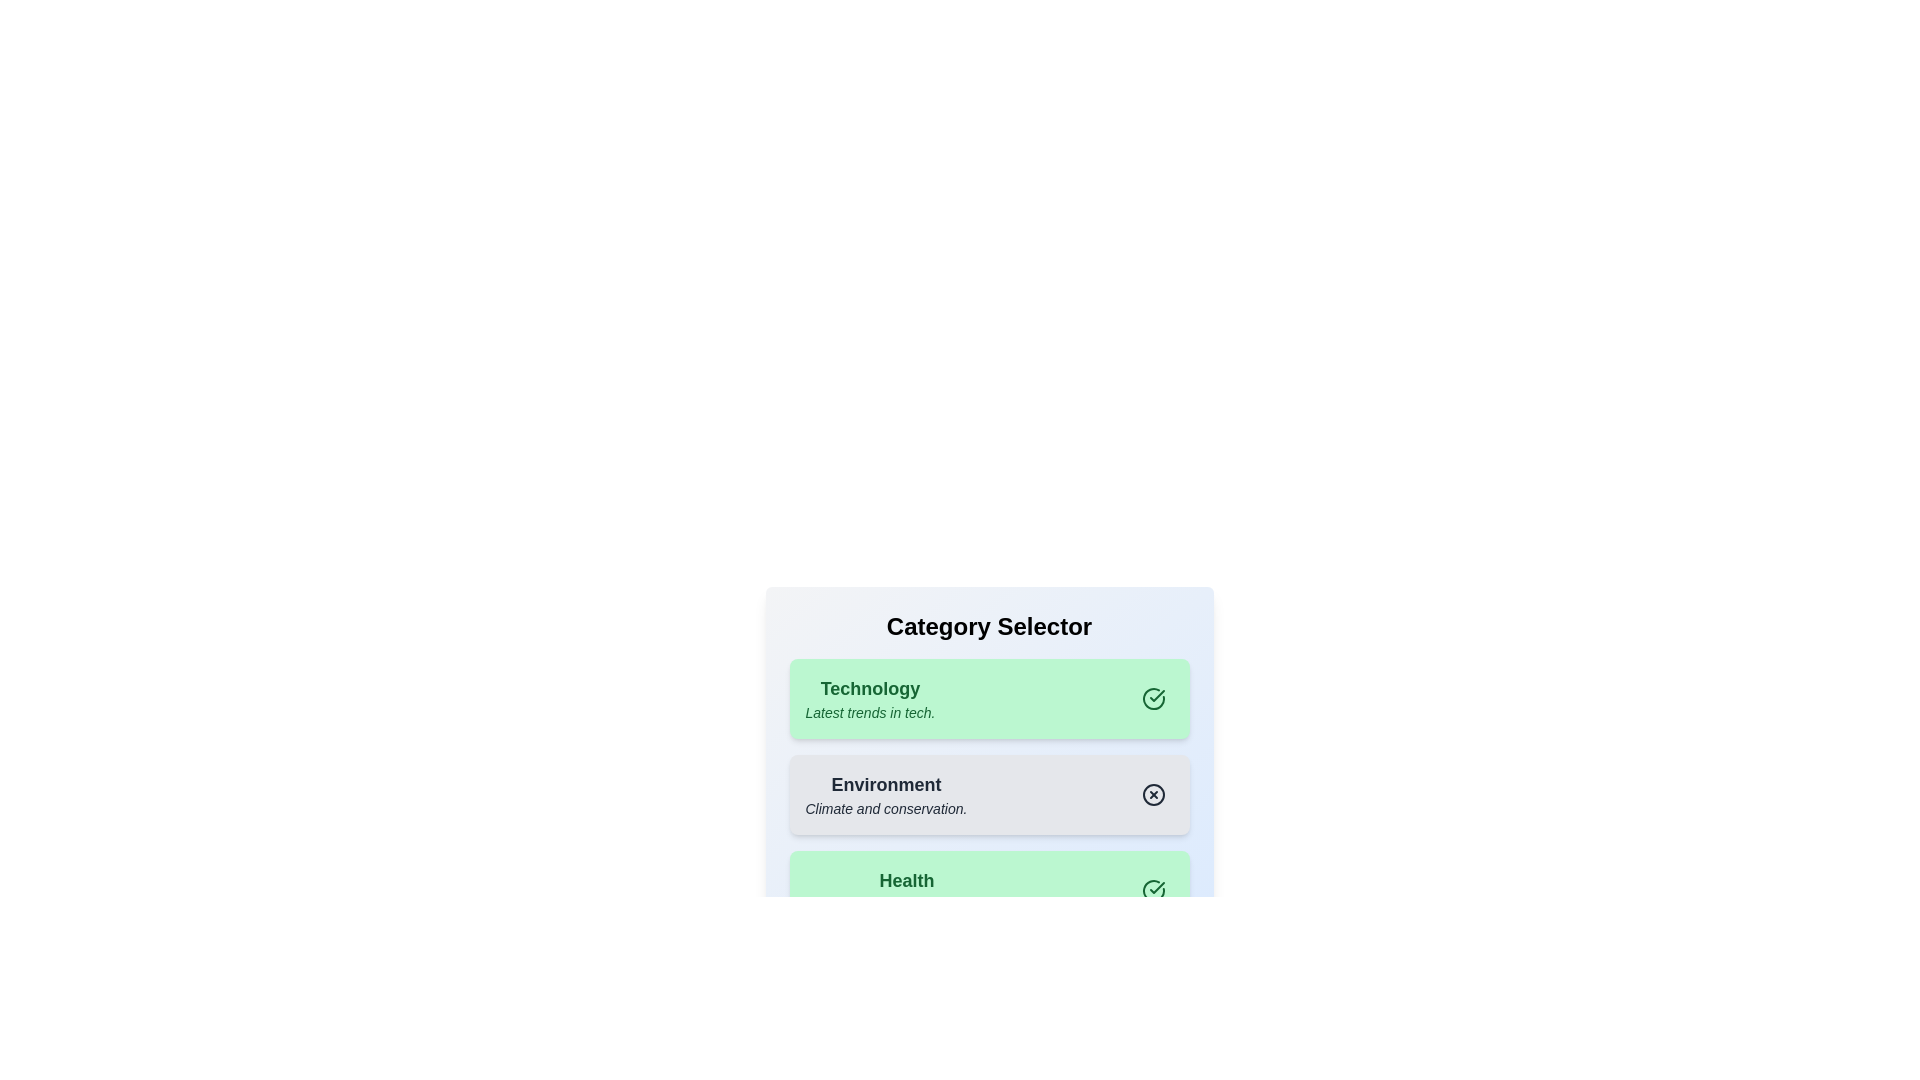 The height and width of the screenshot is (1080, 1920). Describe the element at coordinates (885, 793) in the screenshot. I see `the category Environment to observe visual feedback` at that location.